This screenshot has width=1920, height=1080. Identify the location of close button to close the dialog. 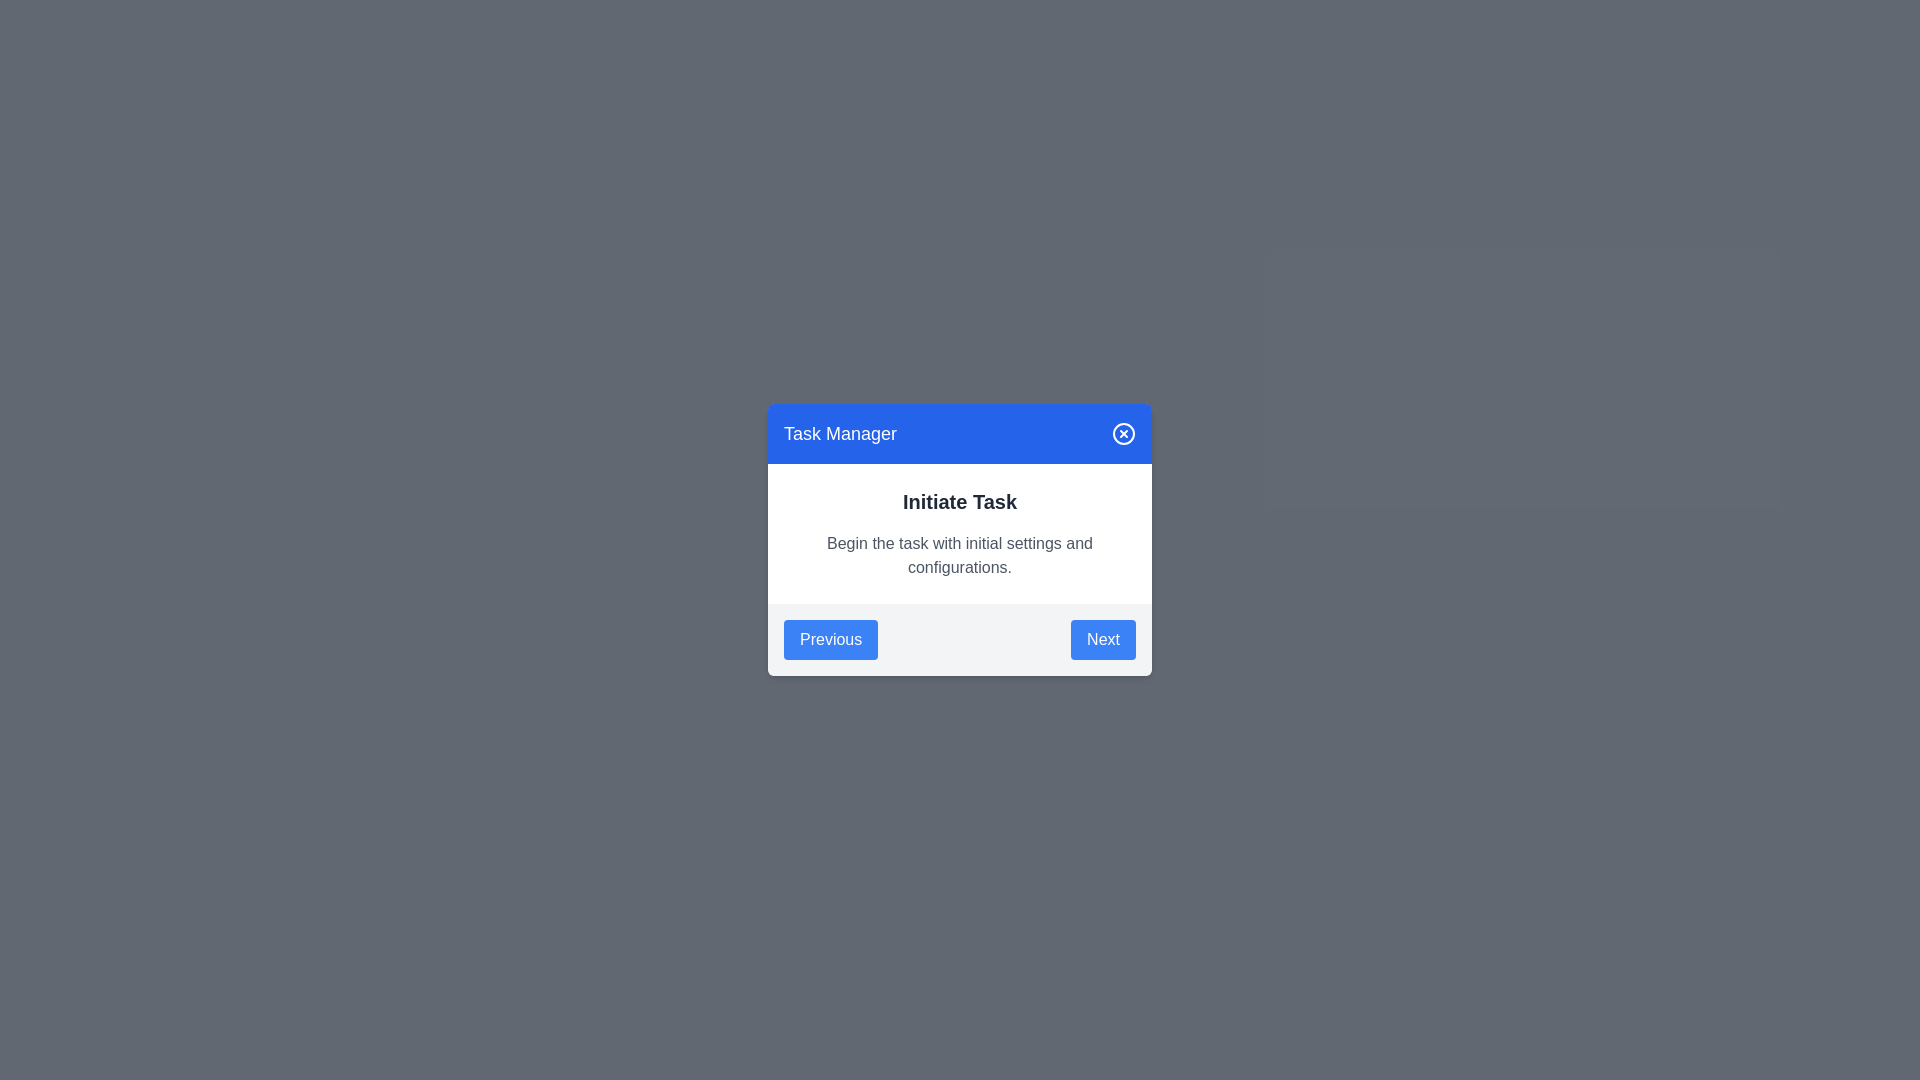
(1123, 433).